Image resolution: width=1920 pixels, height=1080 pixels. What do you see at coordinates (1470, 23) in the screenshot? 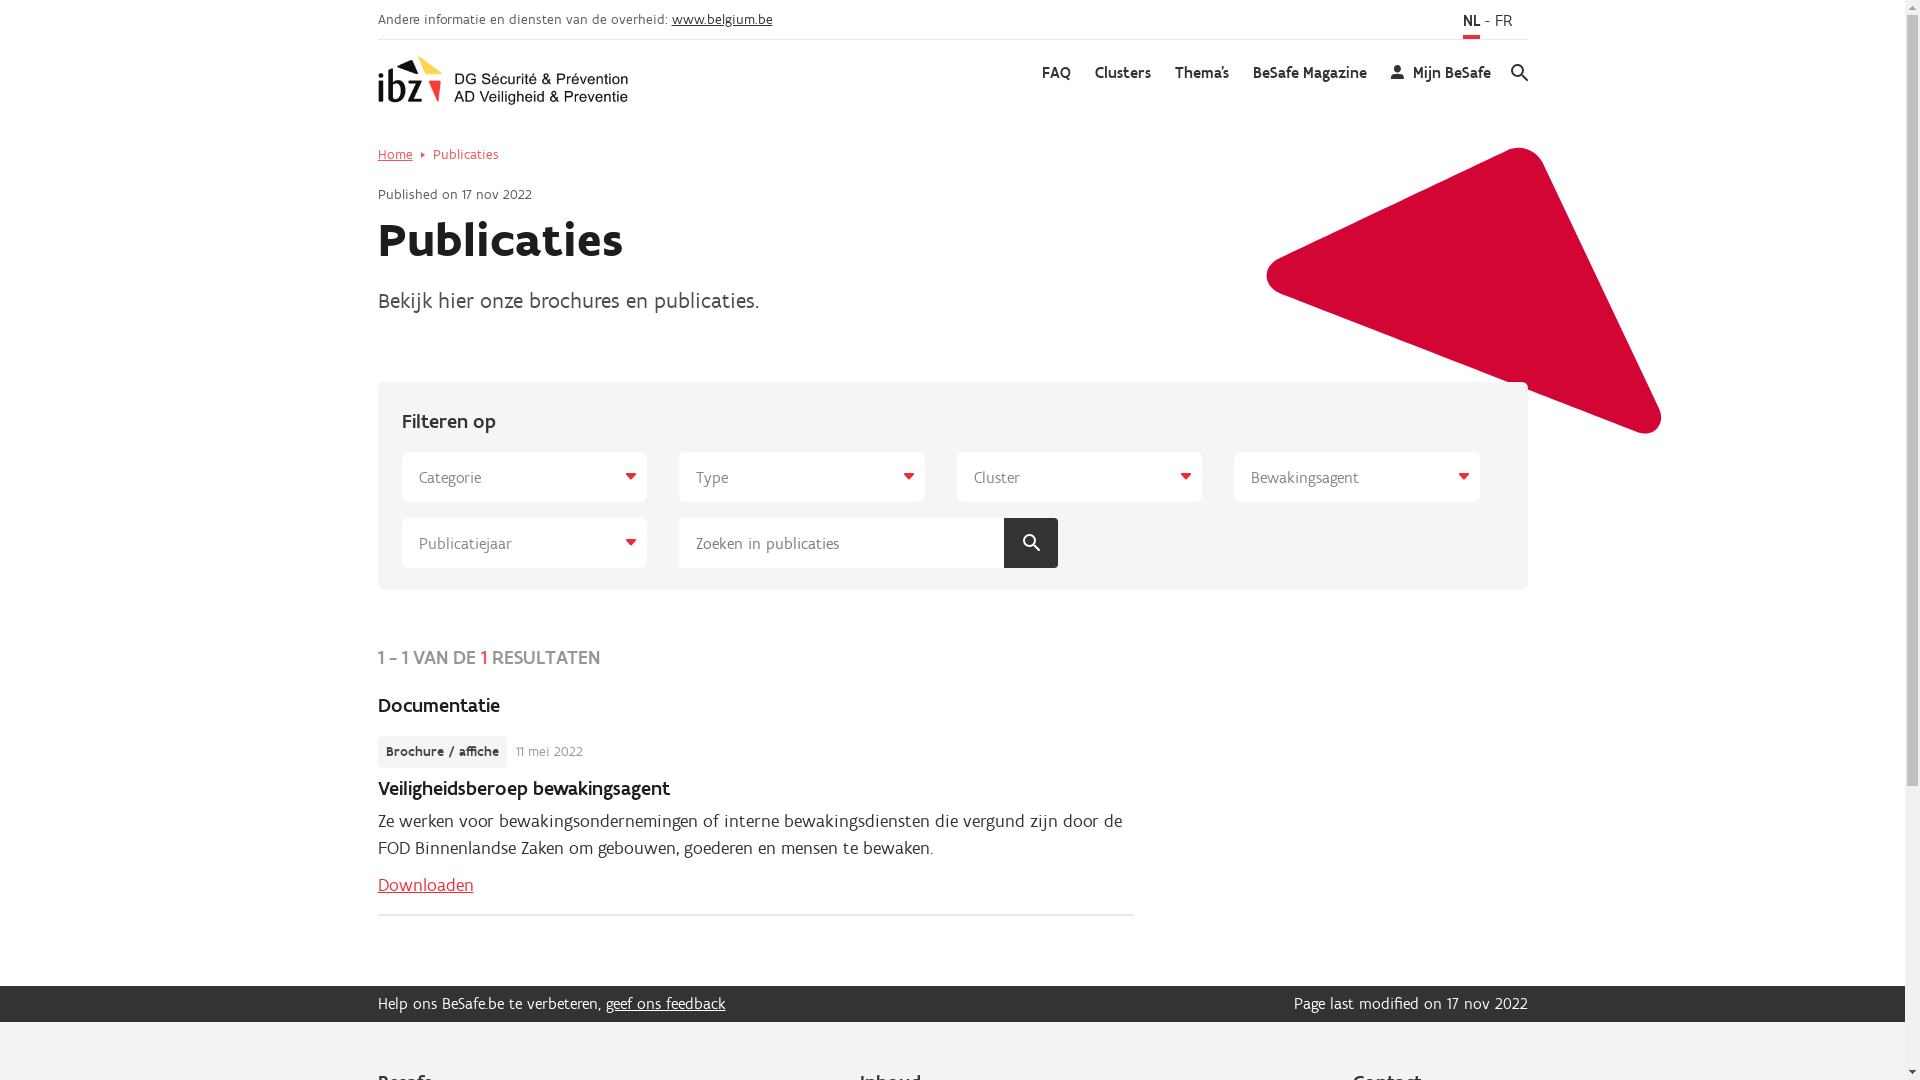
I see `'NL'` at bounding box center [1470, 23].